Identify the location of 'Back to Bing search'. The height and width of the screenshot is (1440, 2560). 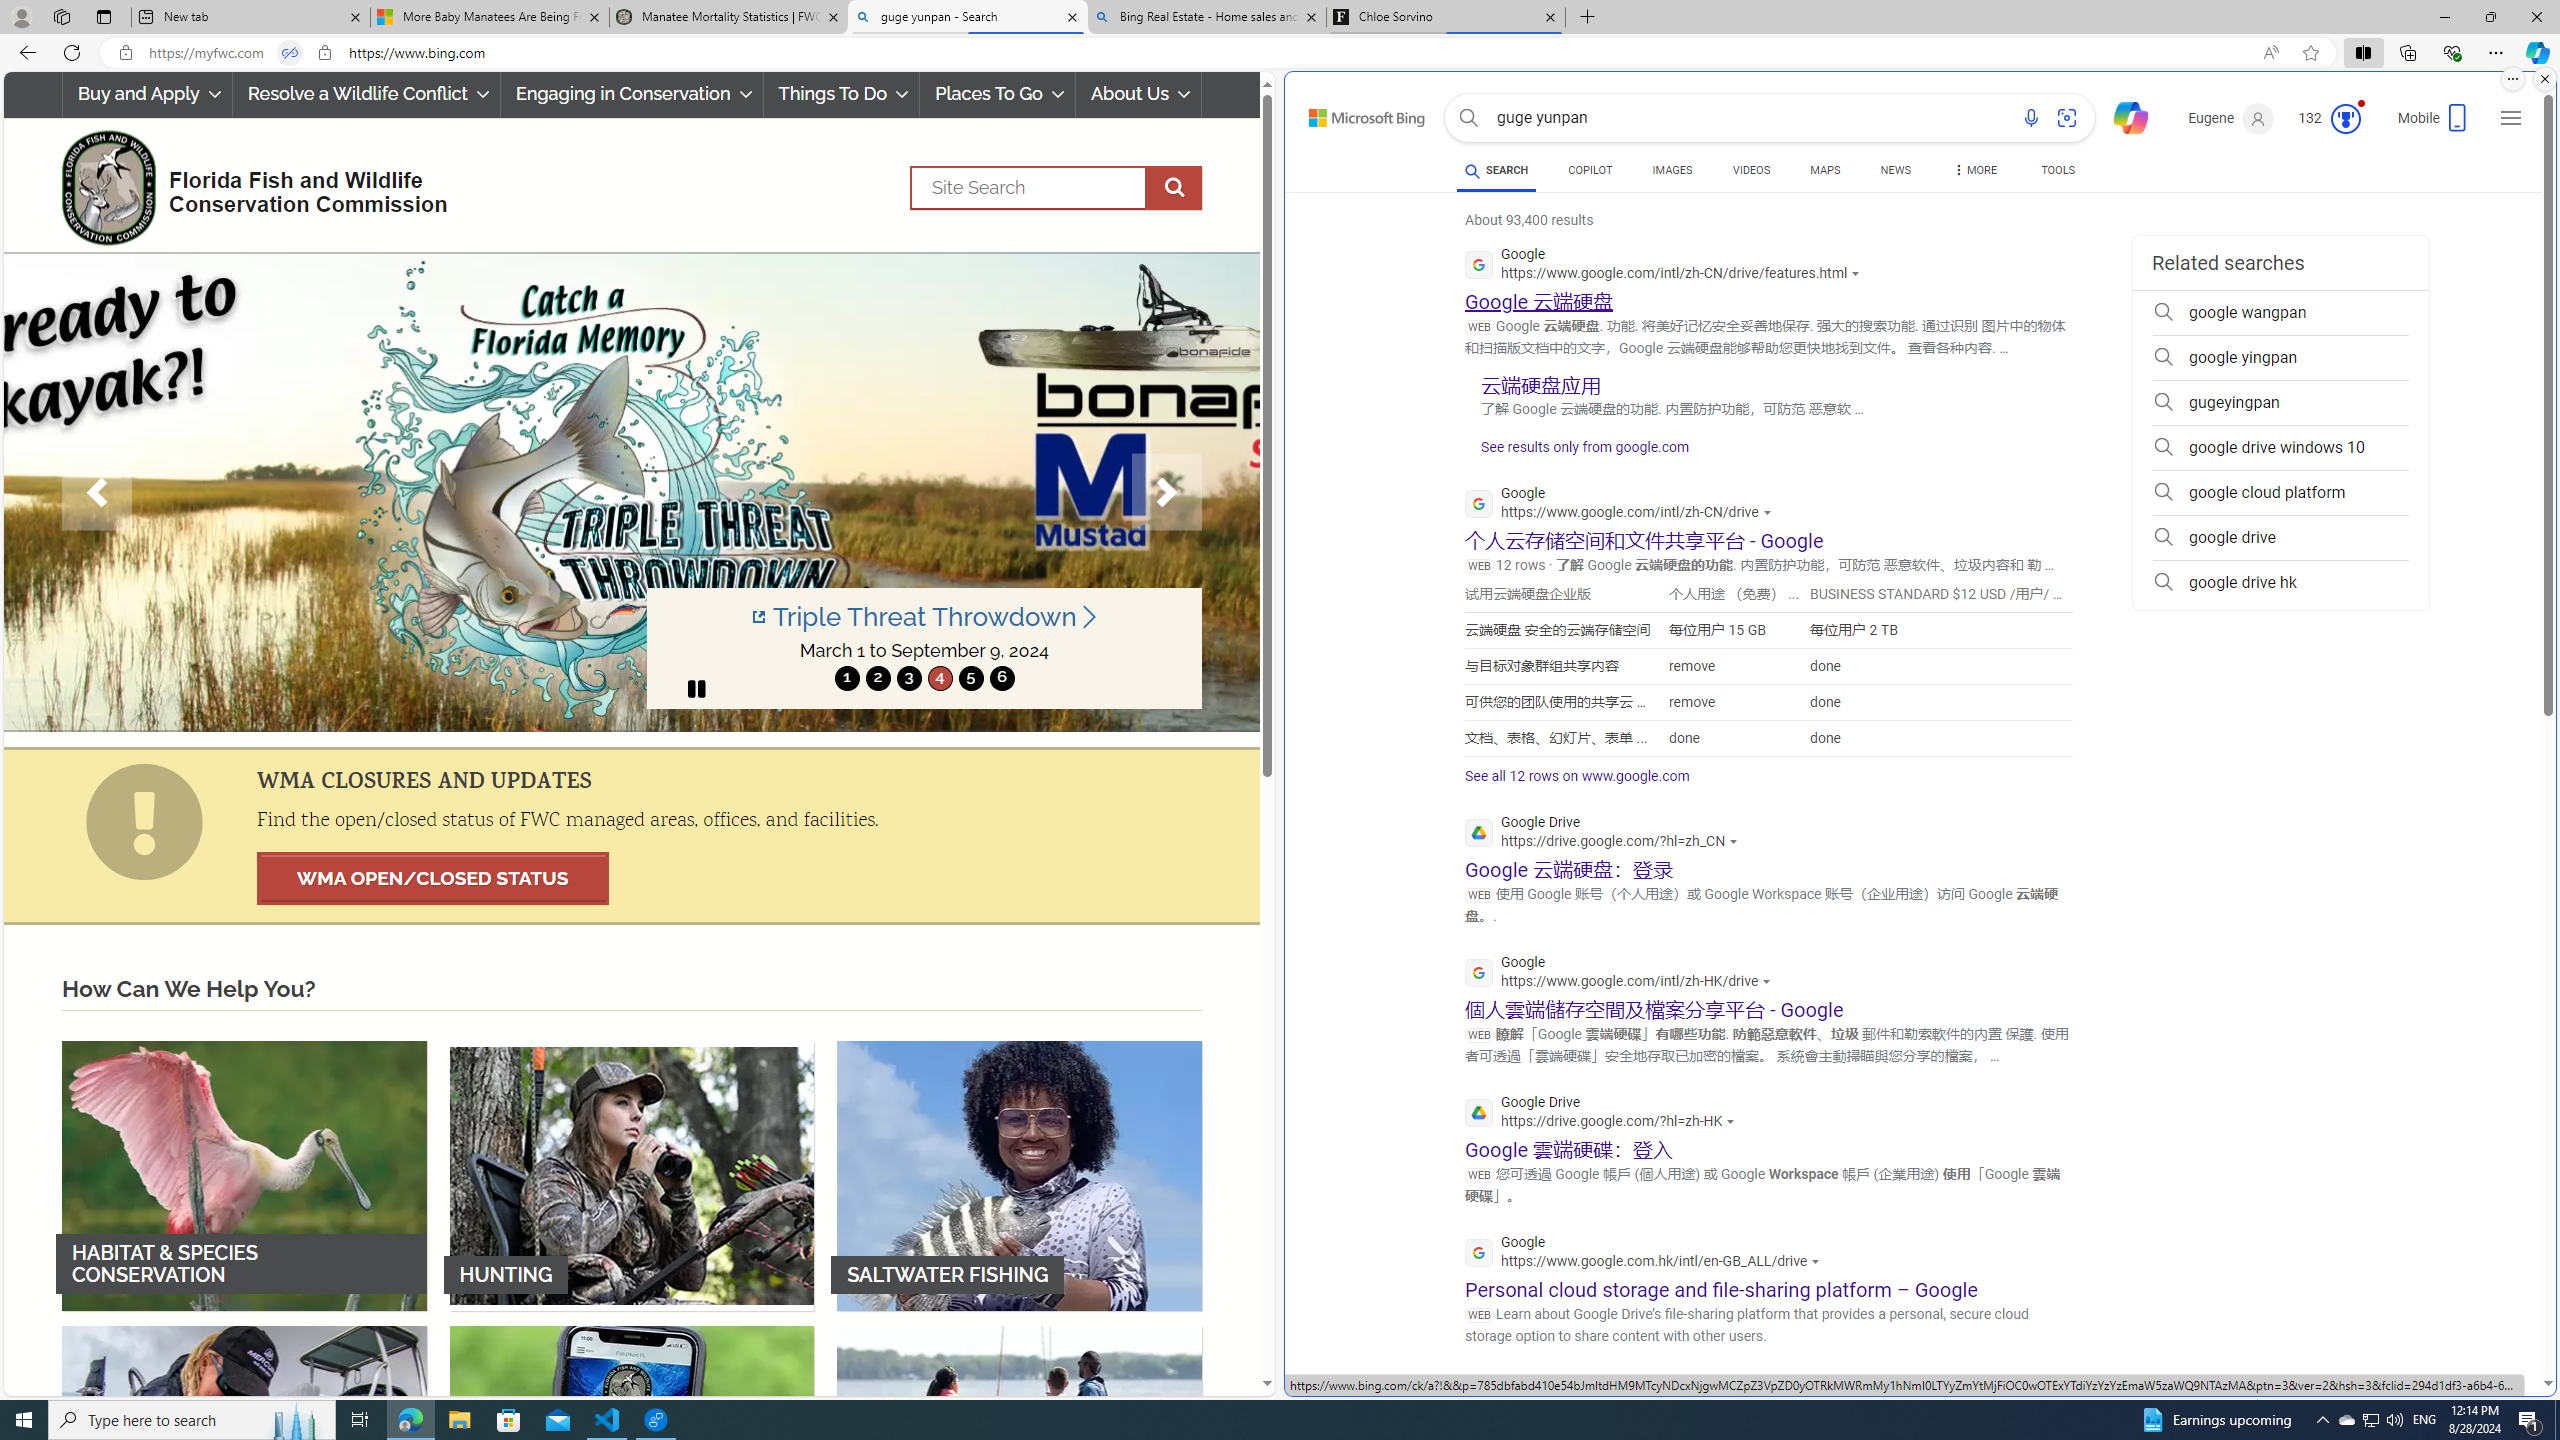
(1354, 112).